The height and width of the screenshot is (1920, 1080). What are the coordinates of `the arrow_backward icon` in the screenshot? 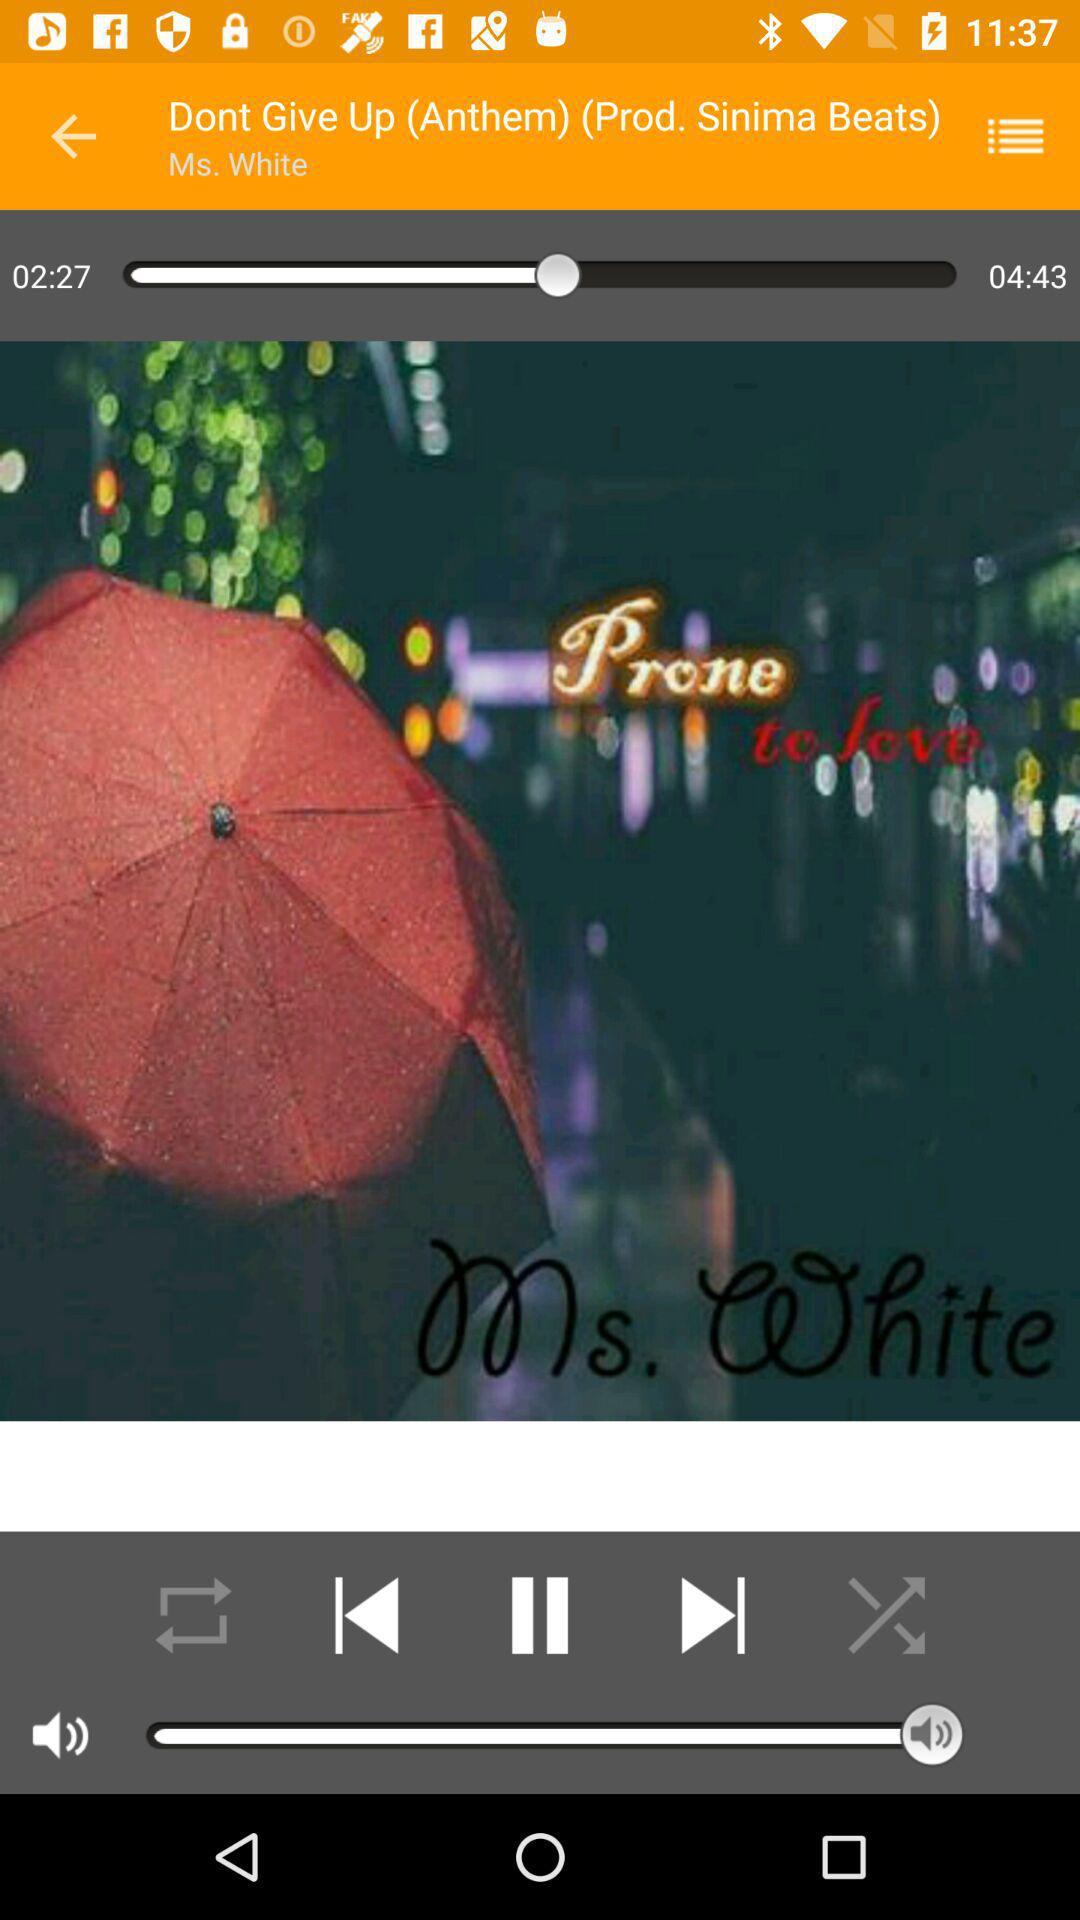 It's located at (72, 135).